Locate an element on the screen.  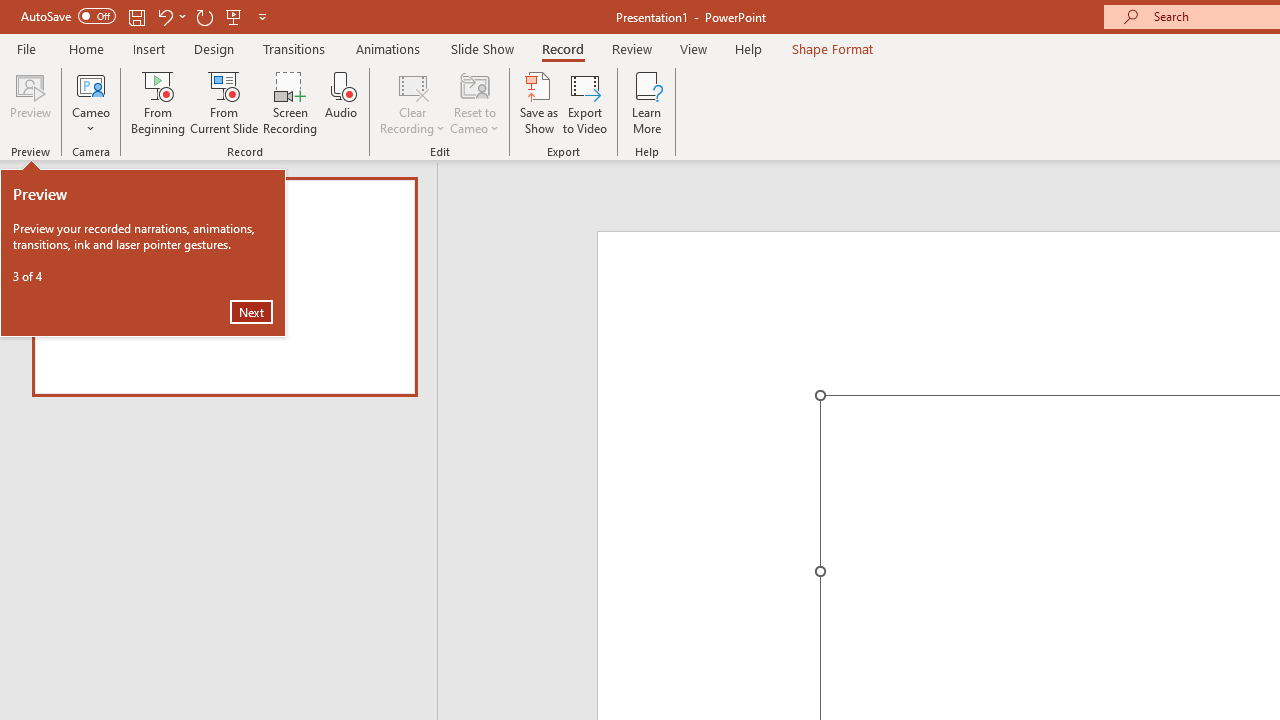
'Reset to Cameo' is located at coordinates (473, 103).